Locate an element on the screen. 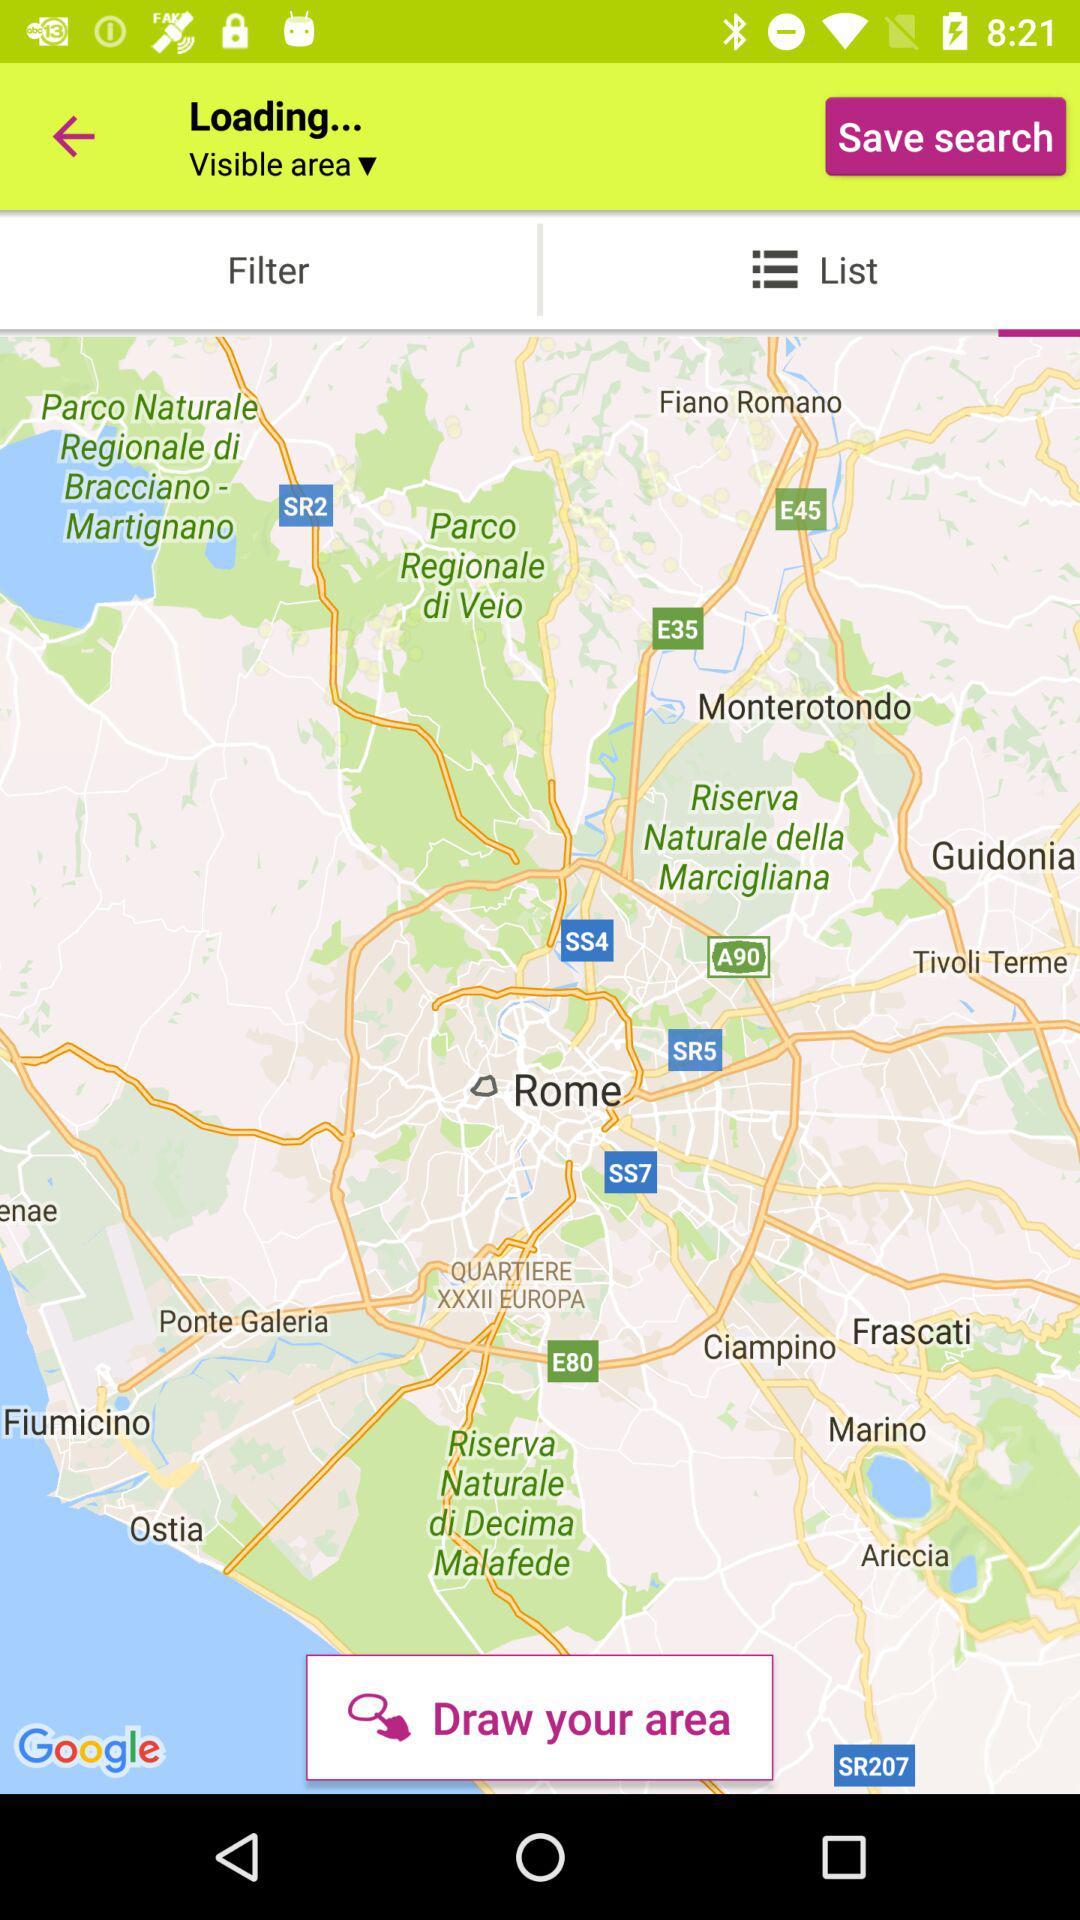 The image size is (1080, 1920). the icon to the right of loading... is located at coordinates (945, 135).